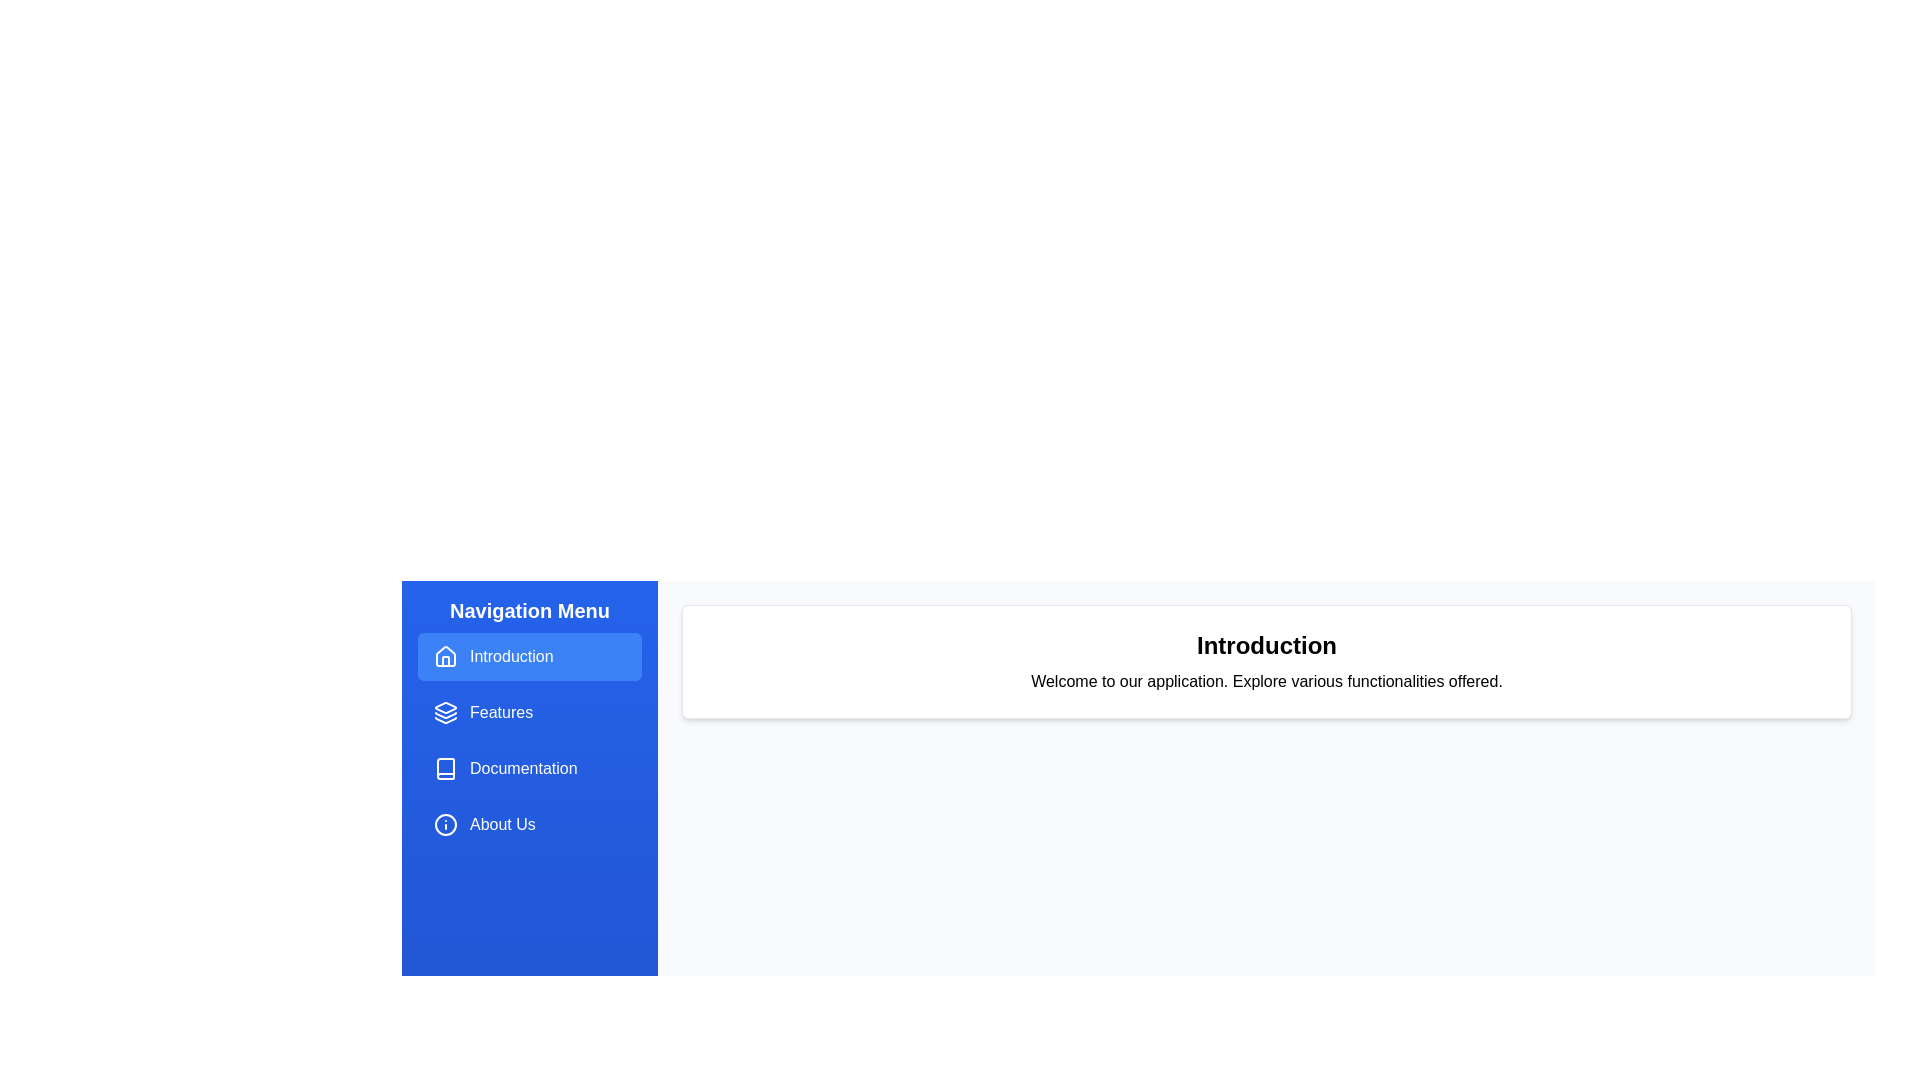  What do you see at coordinates (445, 825) in the screenshot?
I see `the small circular icon within the 'About Us' menu item in the vertical navigation menu on the left side of the interface` at bounding box center [445, 825].